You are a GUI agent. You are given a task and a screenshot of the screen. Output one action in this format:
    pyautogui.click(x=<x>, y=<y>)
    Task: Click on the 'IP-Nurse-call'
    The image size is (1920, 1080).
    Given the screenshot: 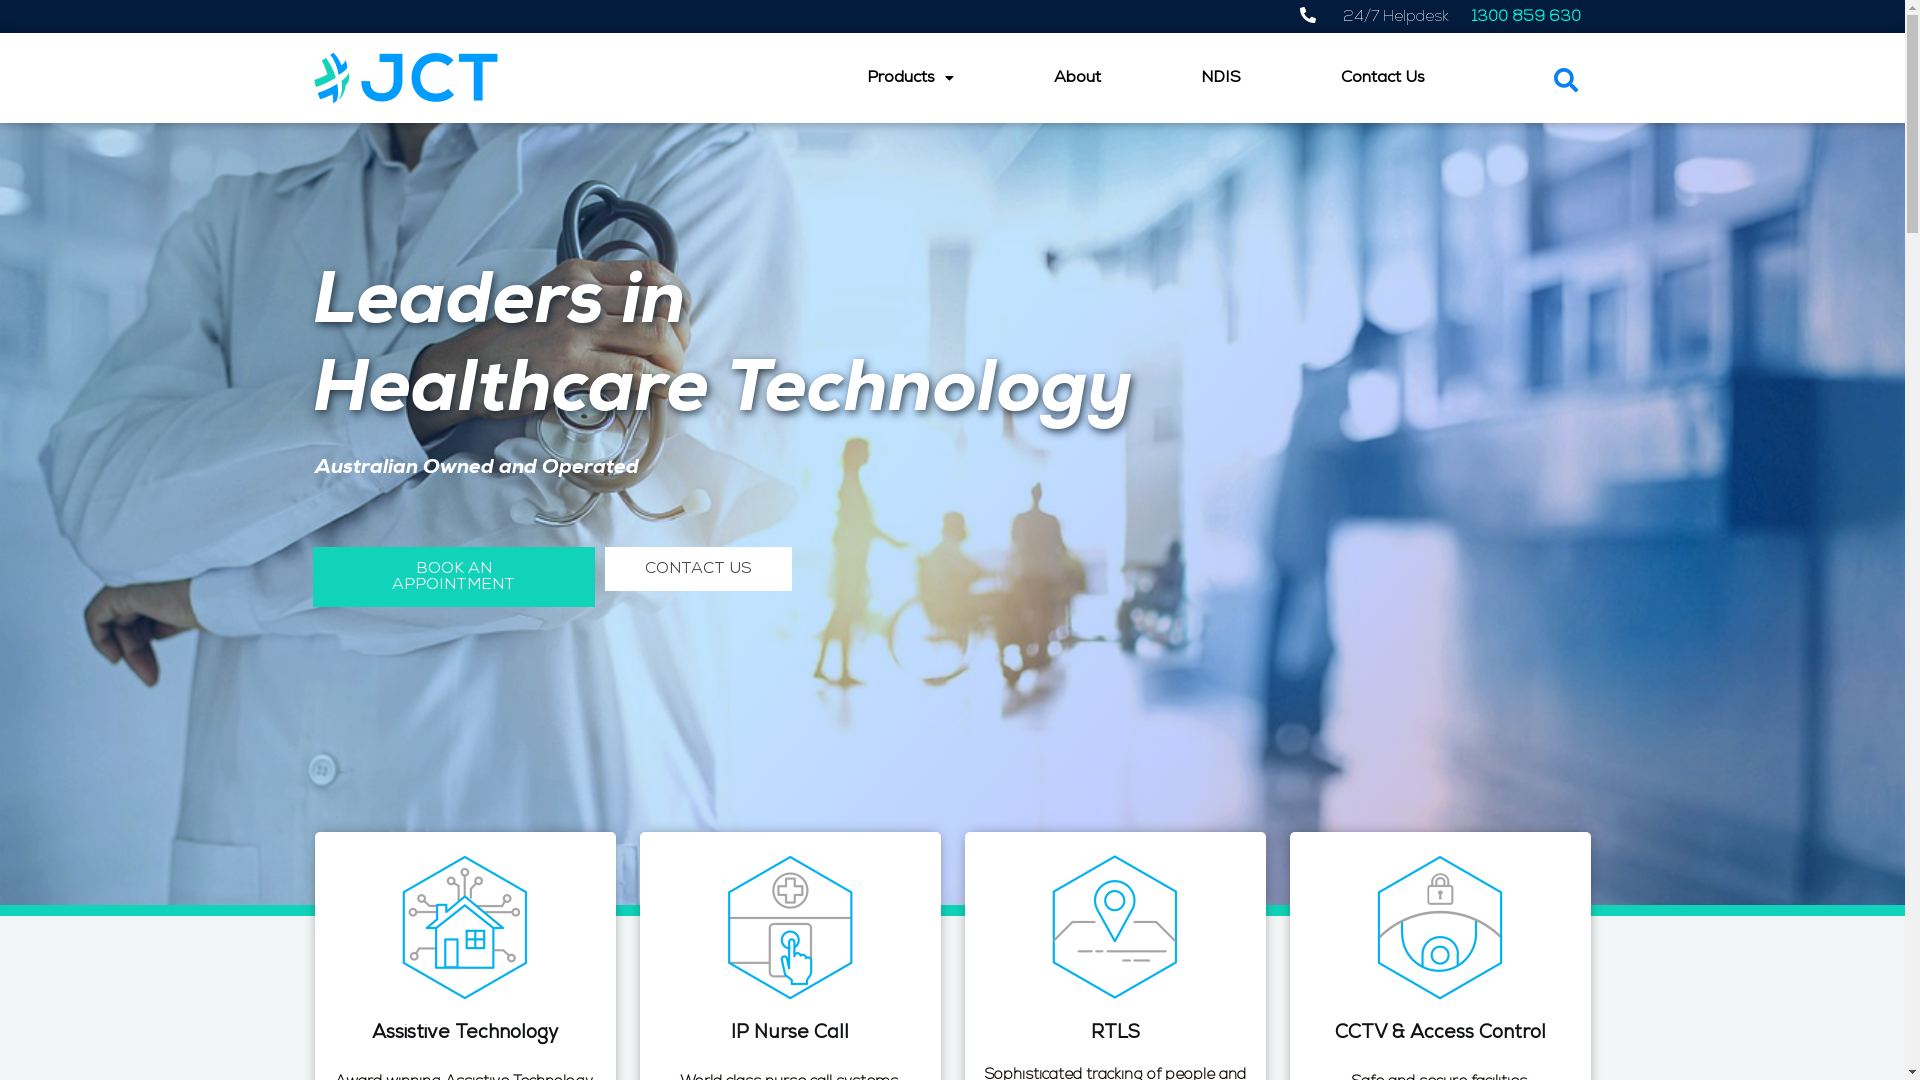 What is the action you would take?
    pyautogui.click(x=789, y=926)
    